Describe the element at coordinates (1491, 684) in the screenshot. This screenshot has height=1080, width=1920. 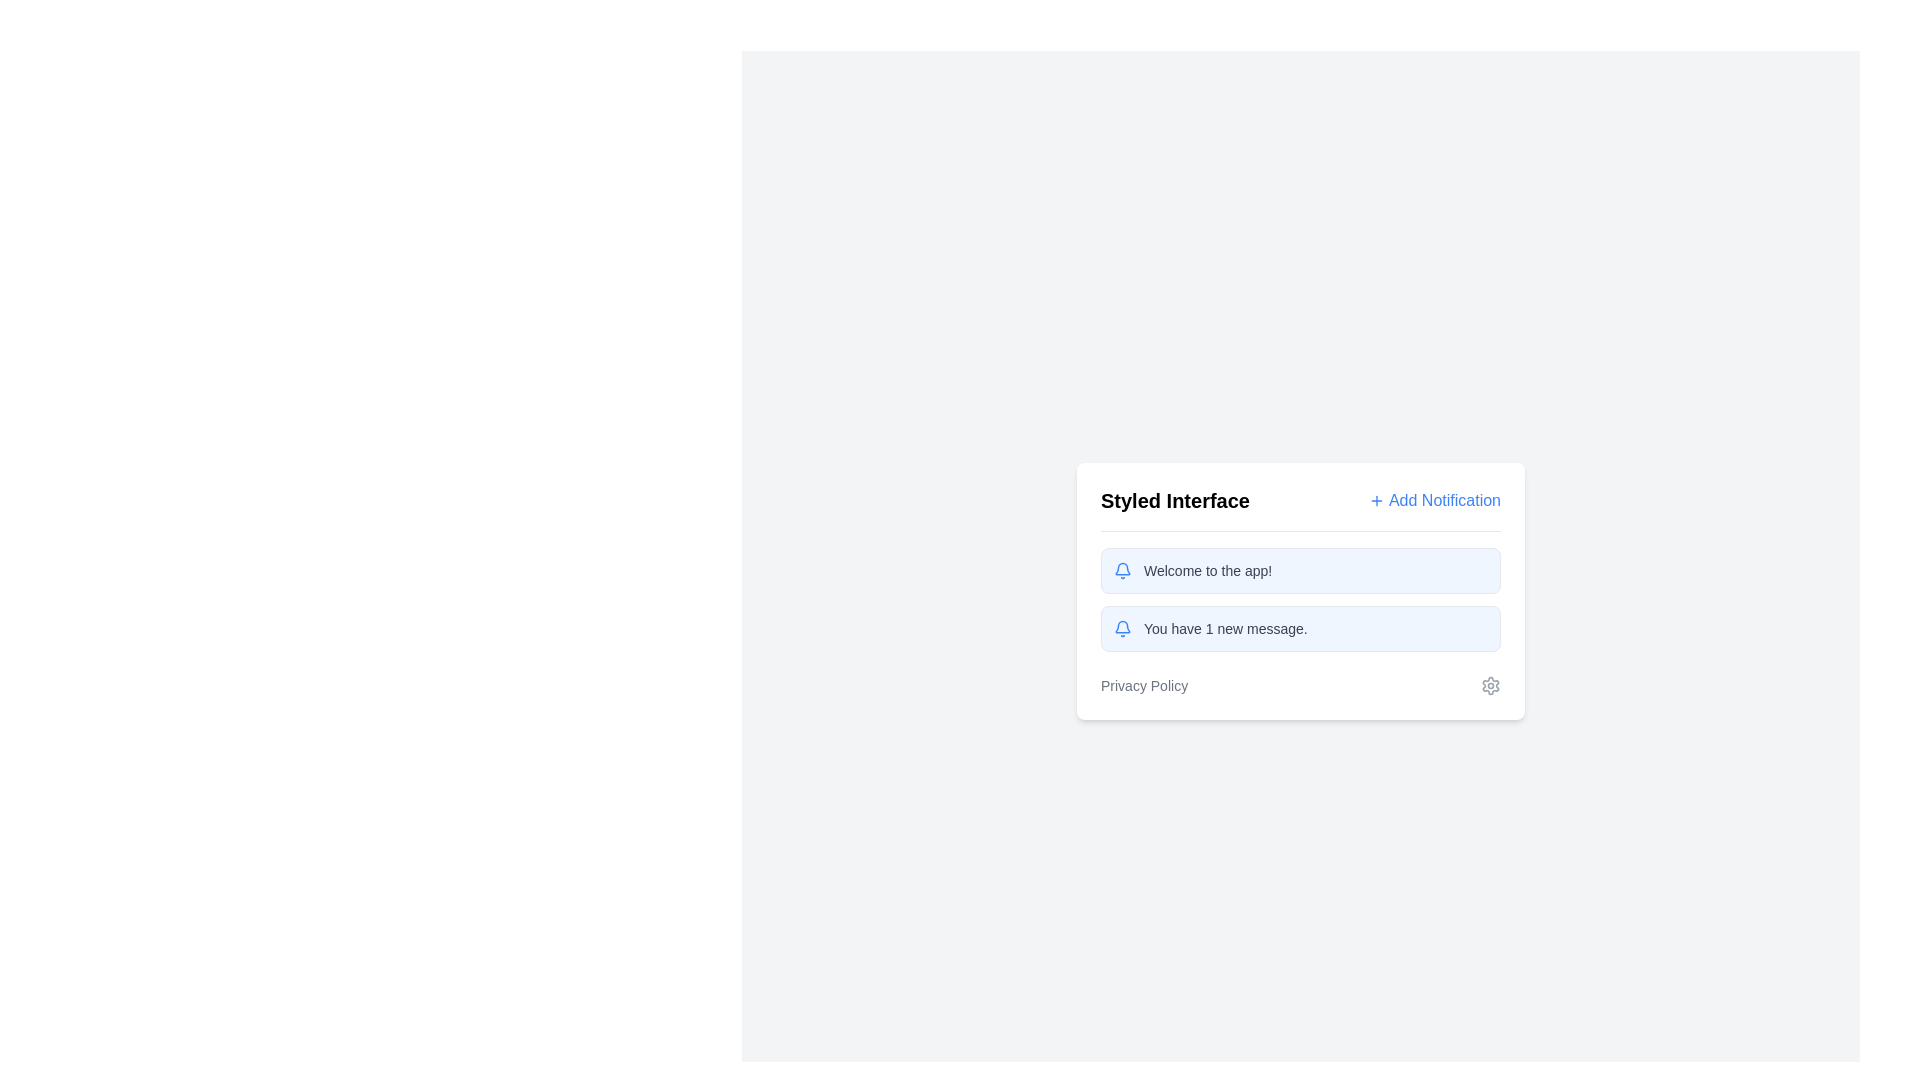
I see `the settings gear icon, which is a small SVG graphics icon located to the far right of the 'Privacy Policy' text in the lower-right corner of the card-style interface` at that location.